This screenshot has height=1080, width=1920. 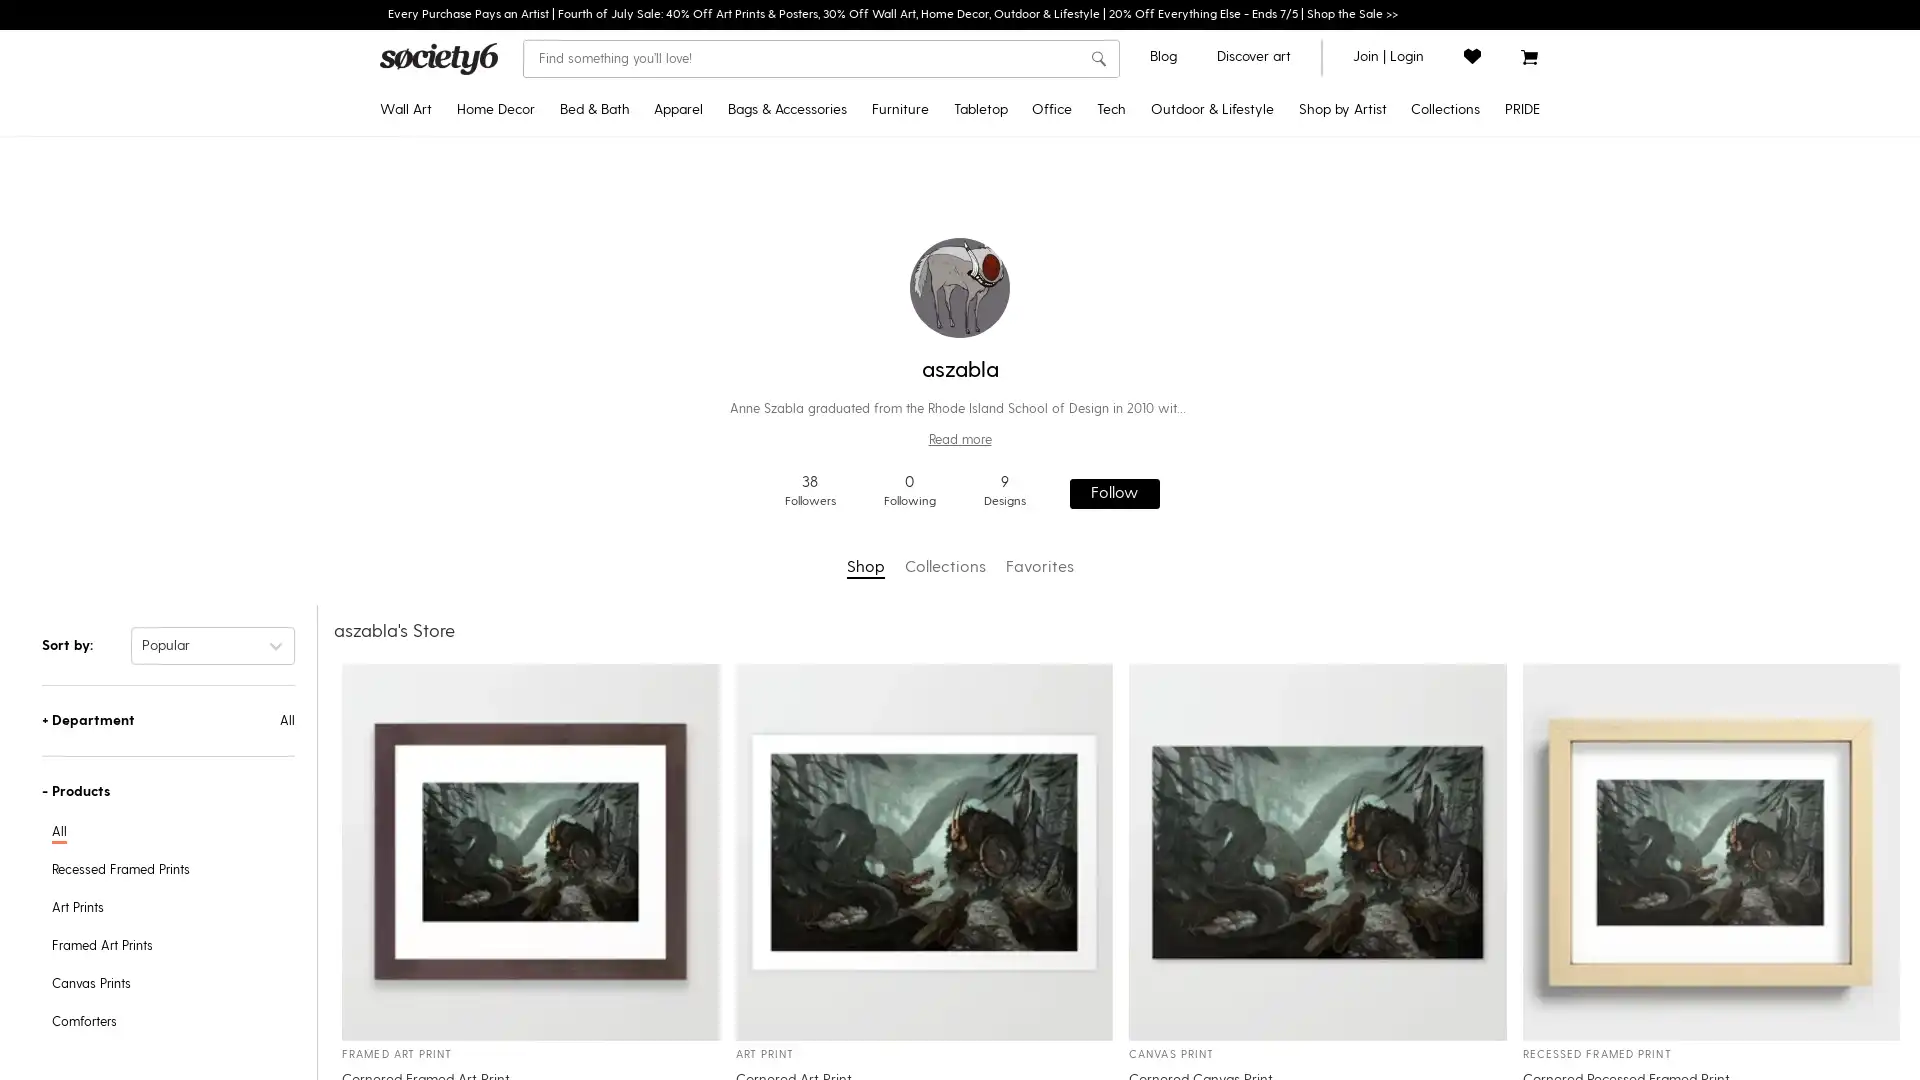 What do you see at coordinates (801, 160) in the screenshot?
I see `Tote Bags` at bounding box center [801, 160].